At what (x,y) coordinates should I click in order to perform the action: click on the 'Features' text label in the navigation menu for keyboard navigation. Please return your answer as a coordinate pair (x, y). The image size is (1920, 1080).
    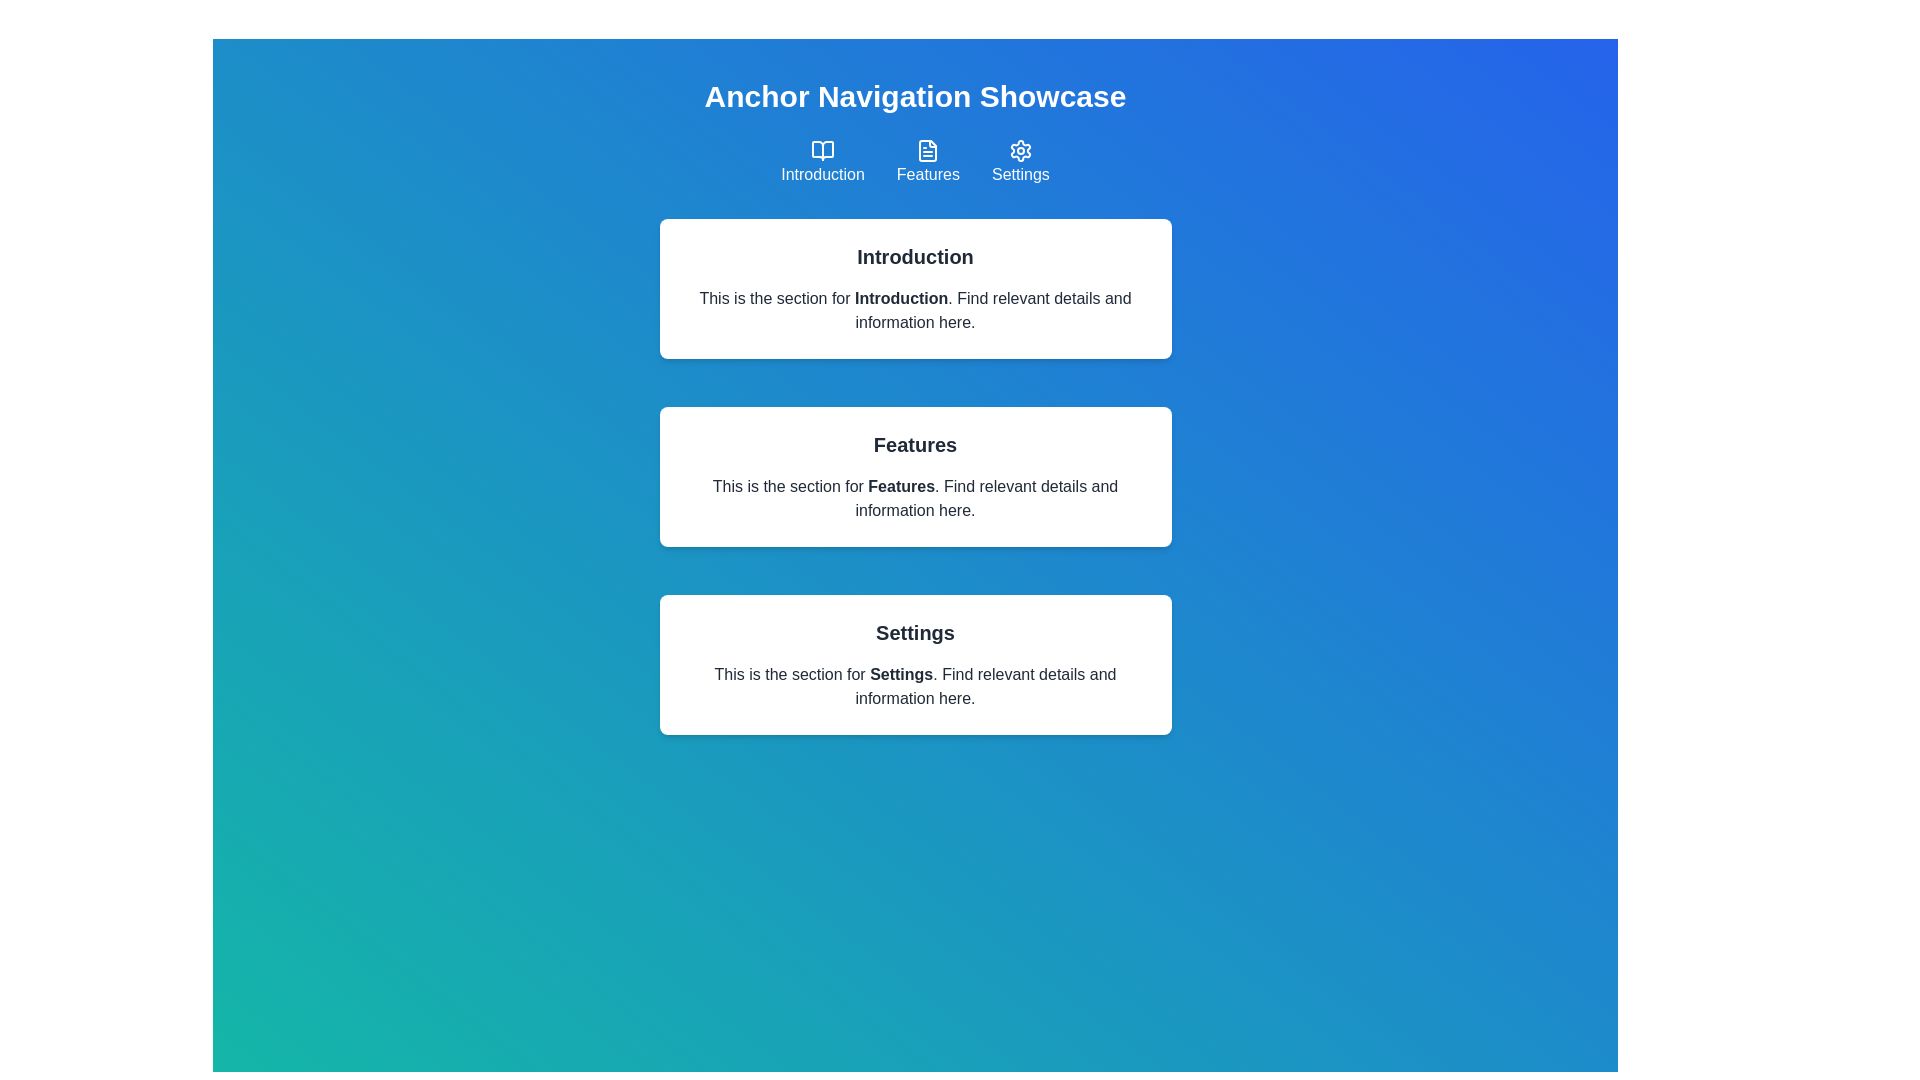
    Looking at the image, I should click on (927, 173).